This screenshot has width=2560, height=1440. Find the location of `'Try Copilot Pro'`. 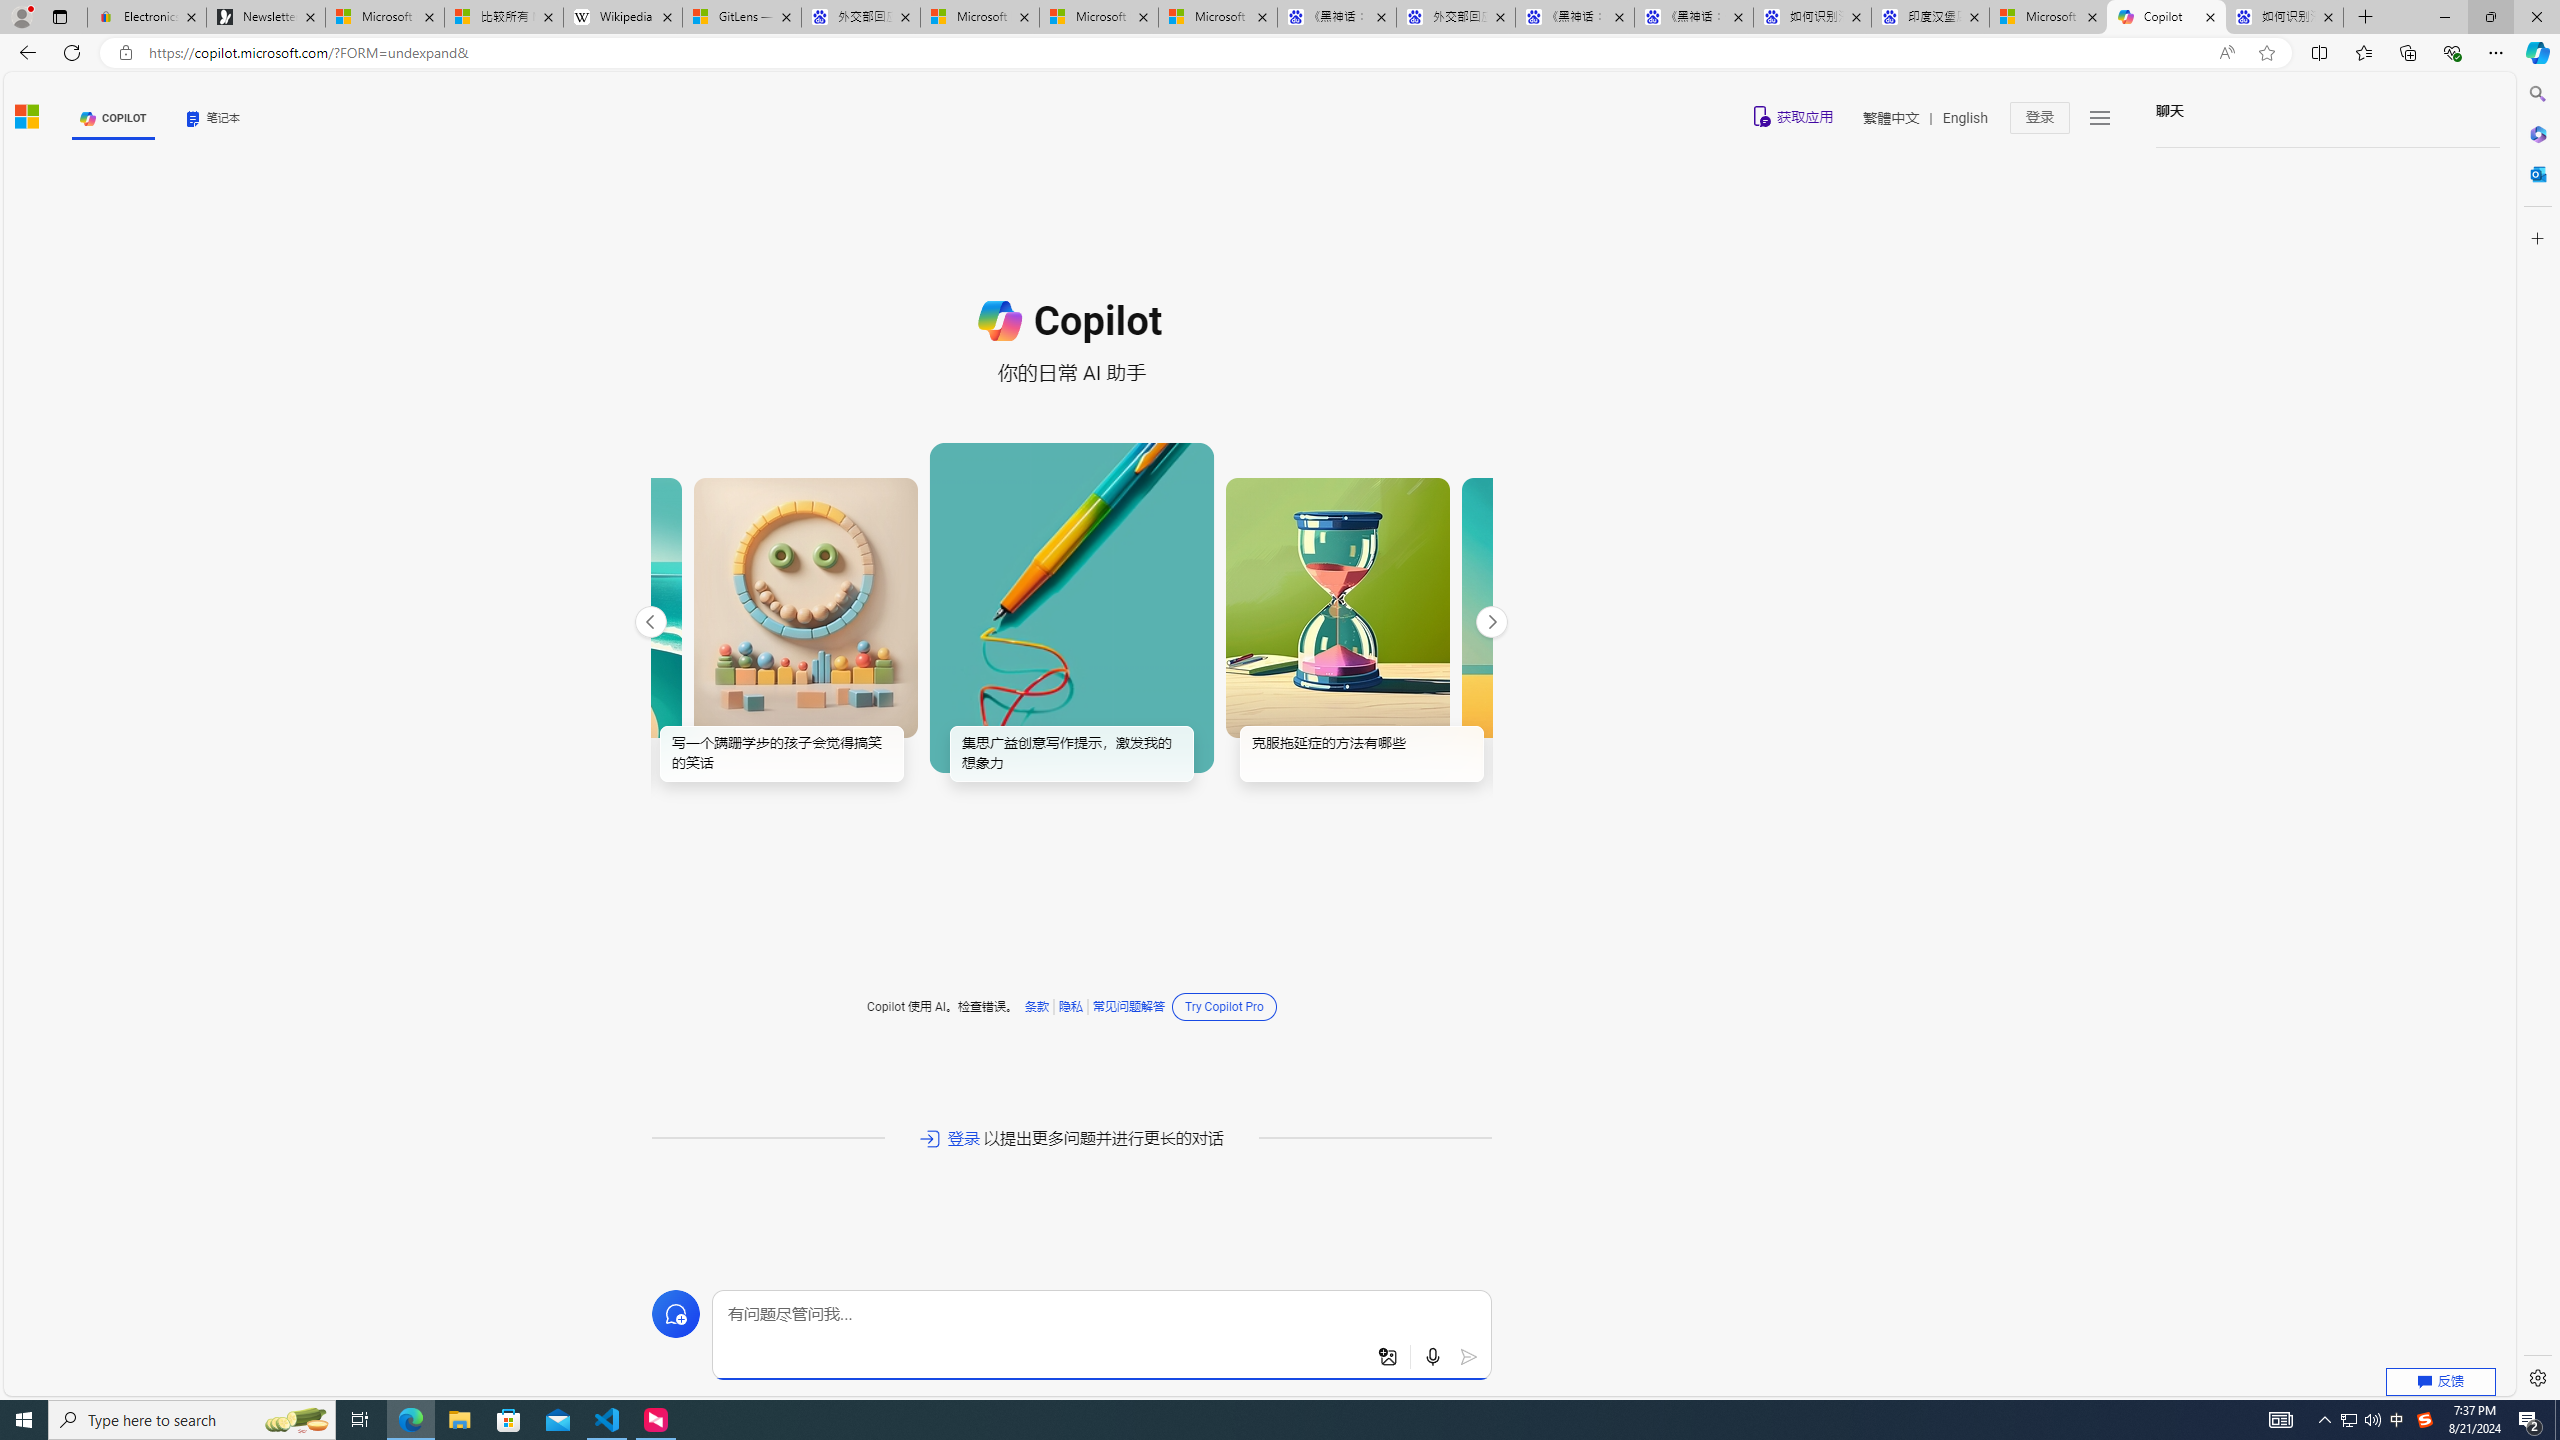

'Try Copilot Pro' is located at coordinates (1223, 1006).